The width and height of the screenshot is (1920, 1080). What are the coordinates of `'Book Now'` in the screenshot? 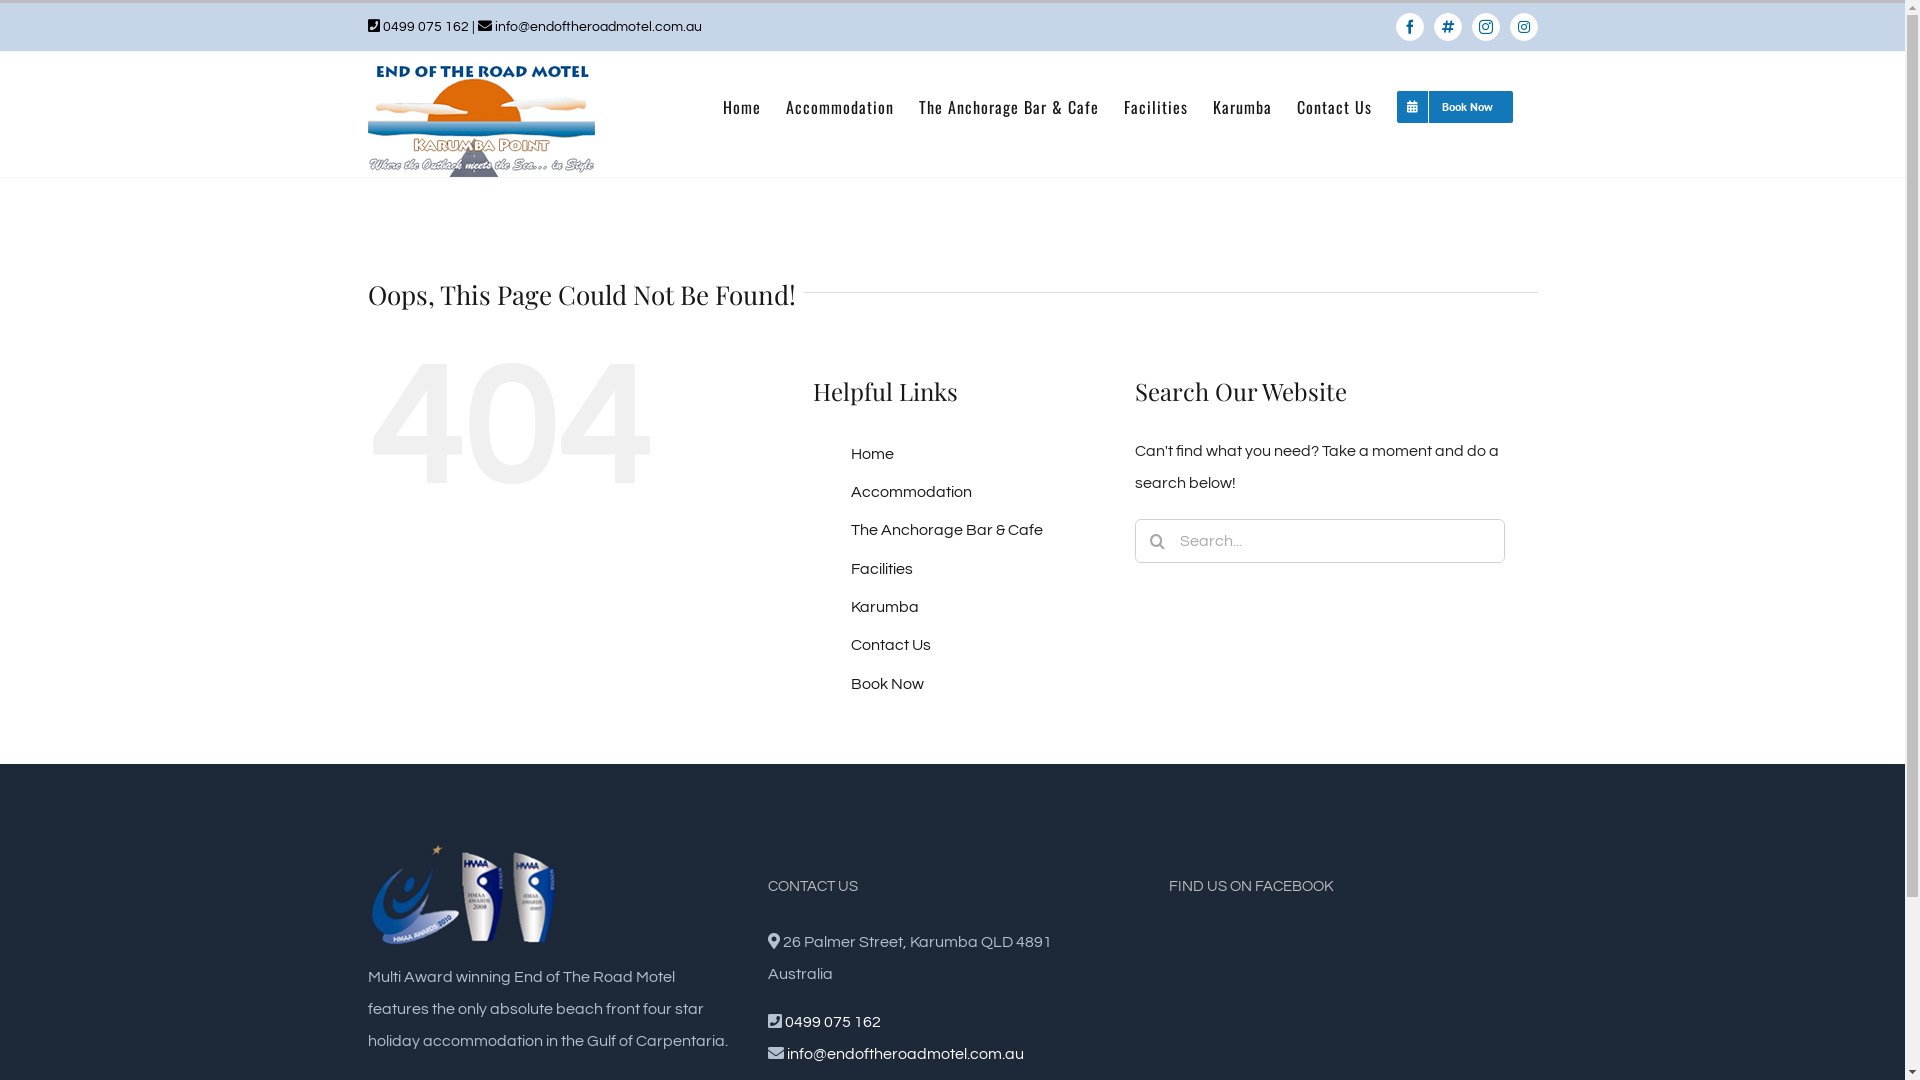 It's located at (886, 682).